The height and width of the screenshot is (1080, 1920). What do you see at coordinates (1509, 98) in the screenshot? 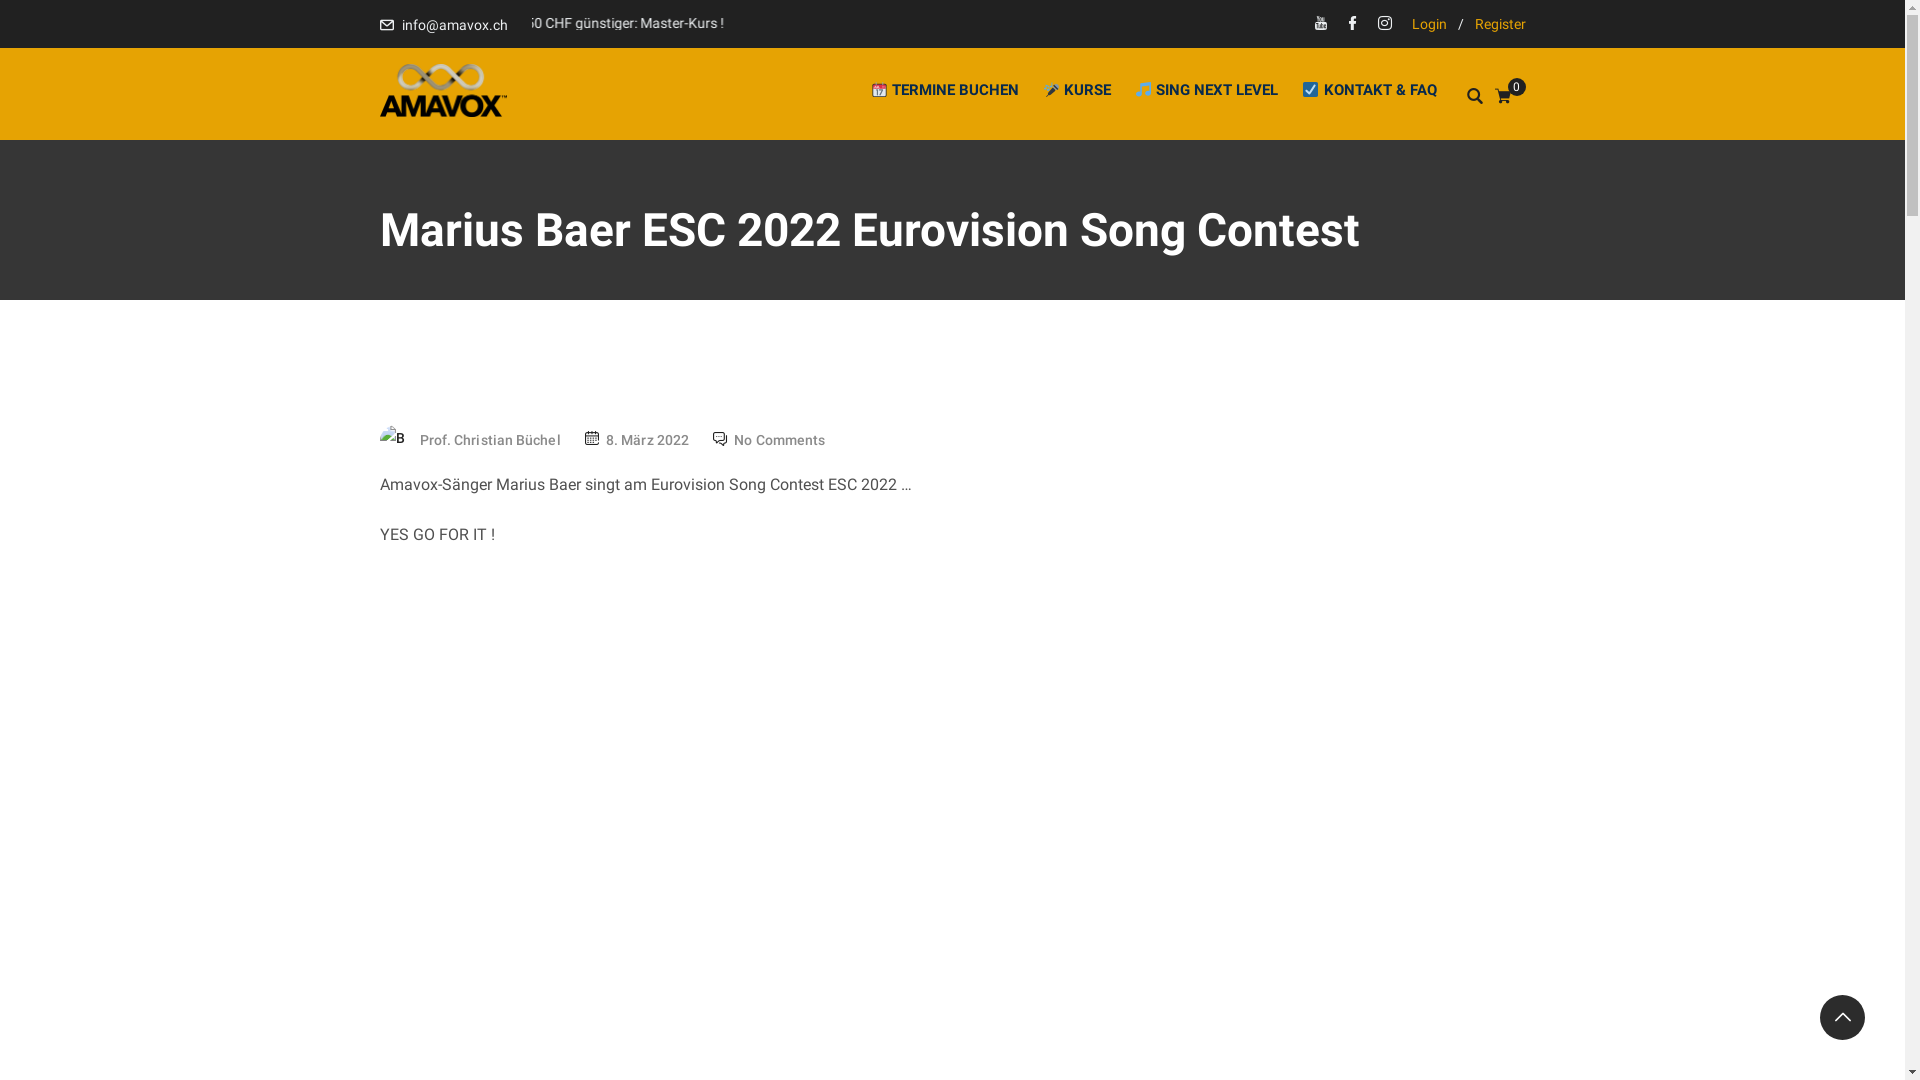
I see `'0'` at bounding box center [1509, 98].